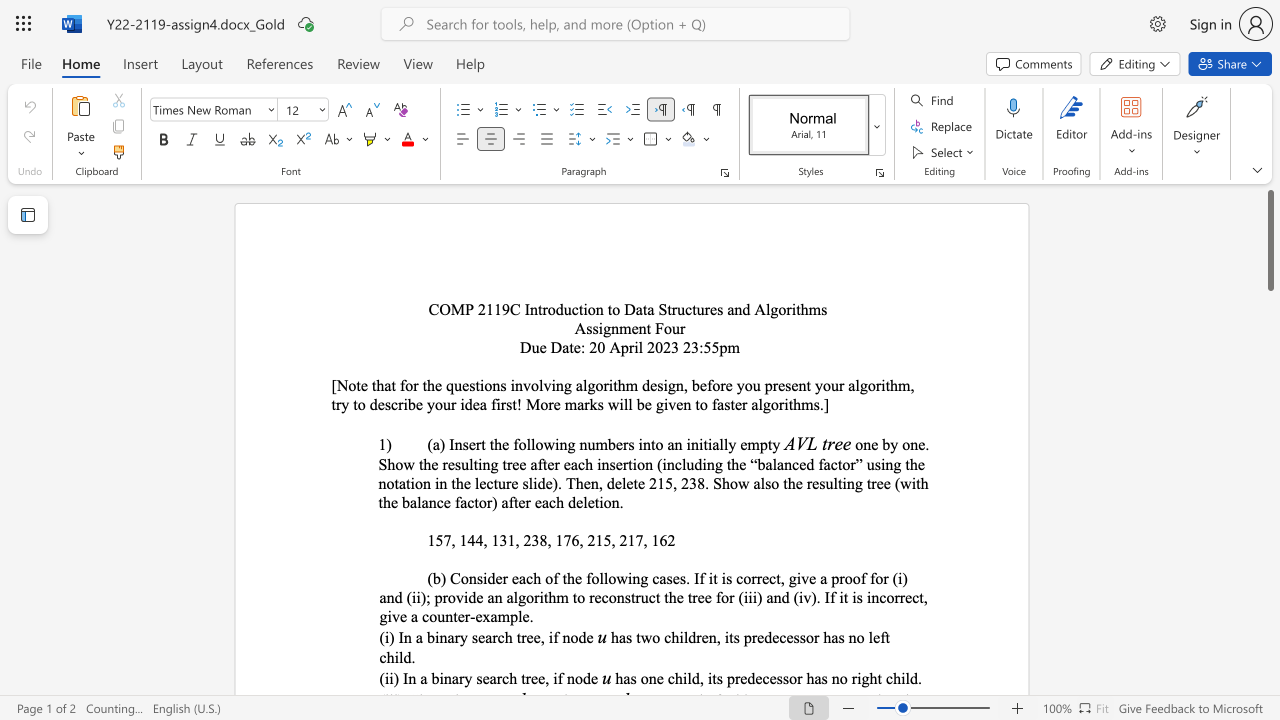 The image size is (1280, 720). I want to click on the scrollbar on the right side to scroll the page down, so click(1269, 540).